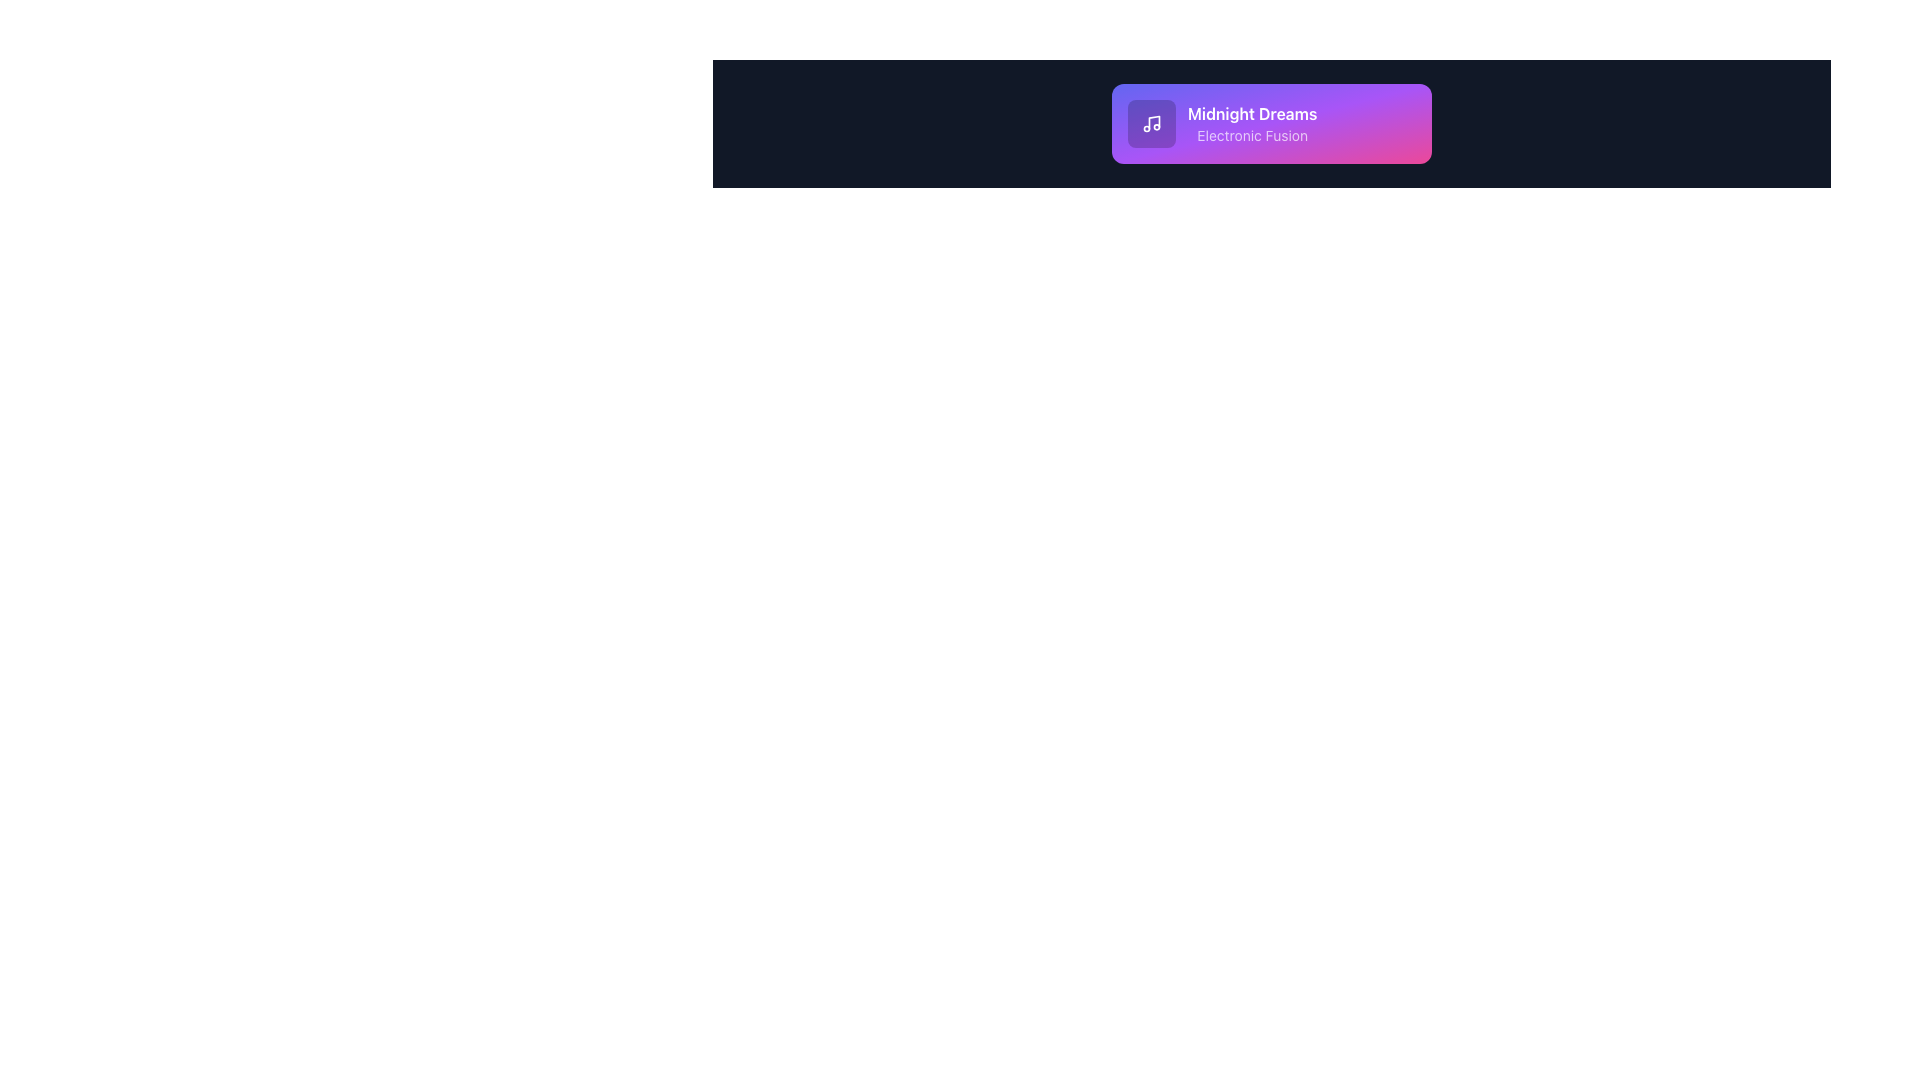 The width and height of the screenshot is (1920, 1080). What do you see at coordinates (1251, 135) in the screenshot?
I see `the Text Label displaying 'Electronic Fusion', which is styled in white with 70% opacity and is located below 'Midnight Dreams'` at bounding box center [1251, 135].